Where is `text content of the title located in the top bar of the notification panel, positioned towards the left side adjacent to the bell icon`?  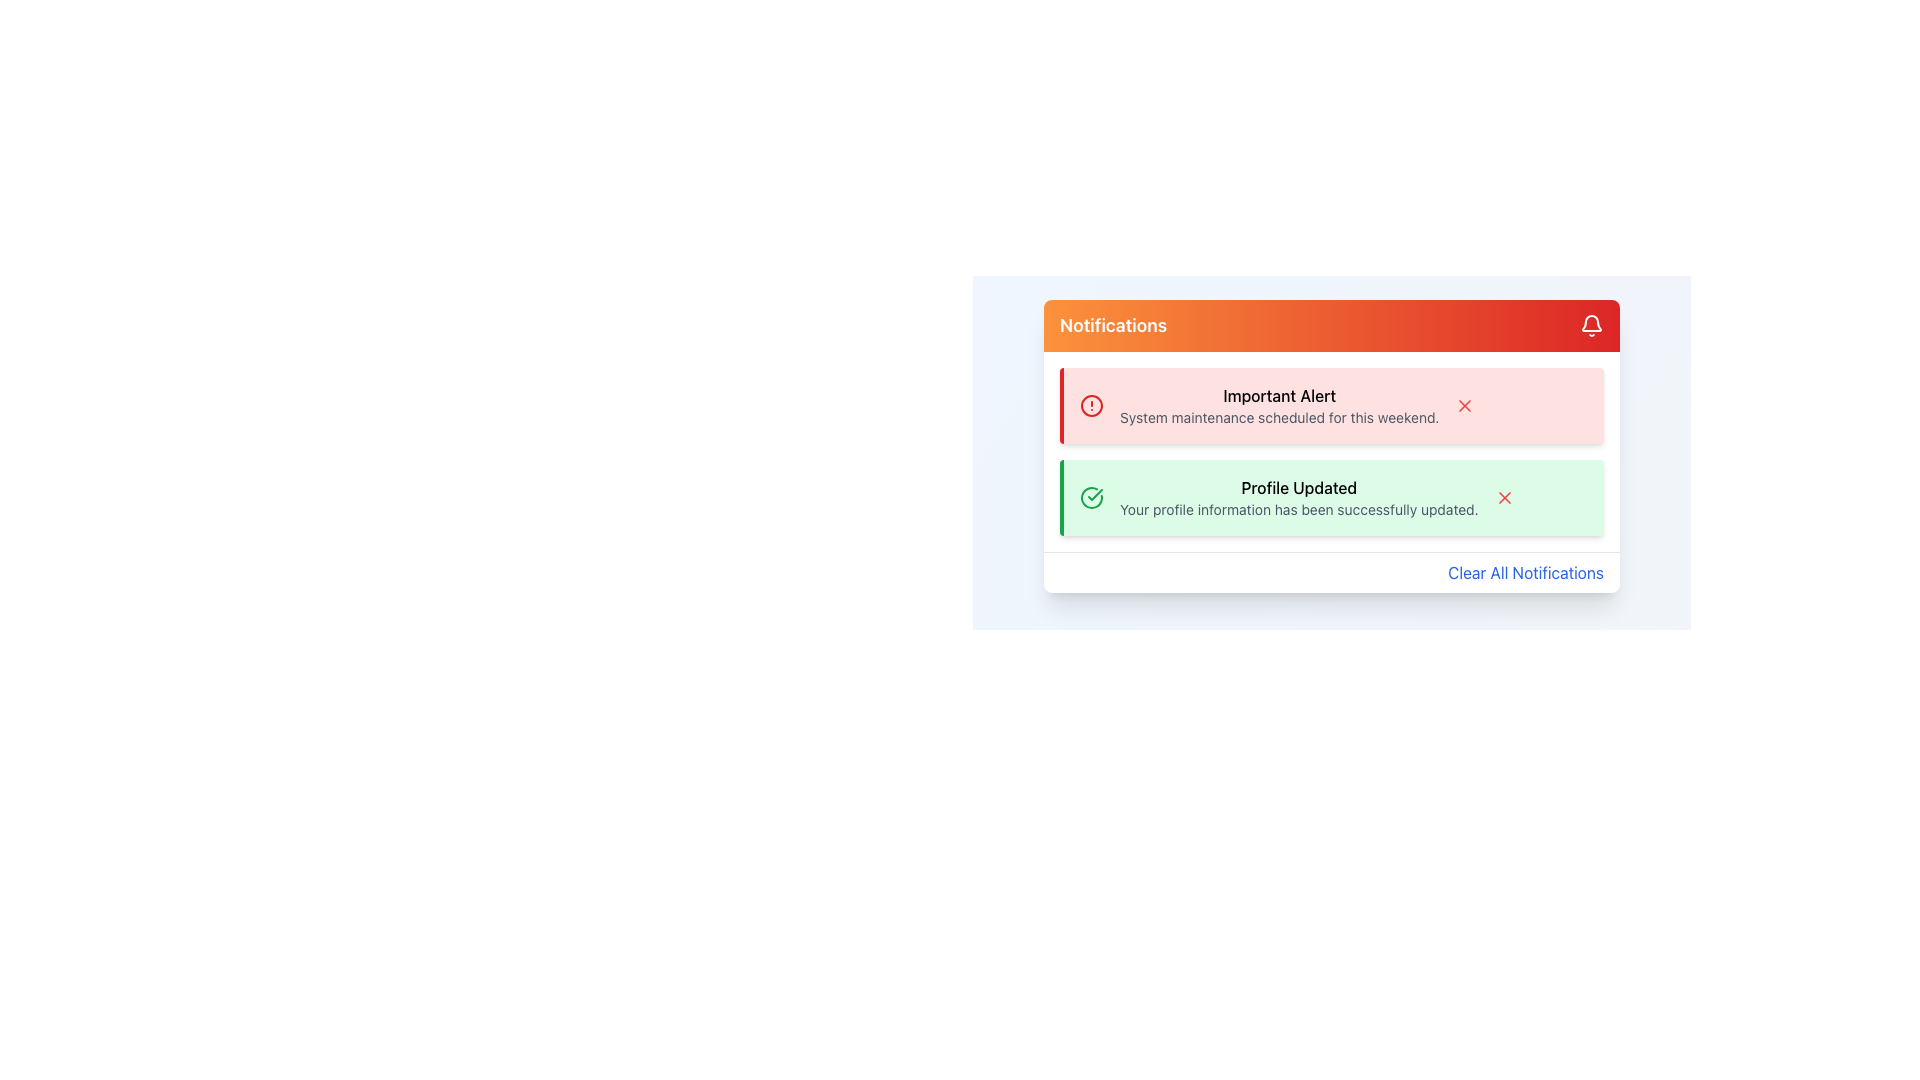
text content of the title located in the top bar of the notification panel, positioned towards the left side adjacent to the bell icon is located at coordinates (1112, 325).